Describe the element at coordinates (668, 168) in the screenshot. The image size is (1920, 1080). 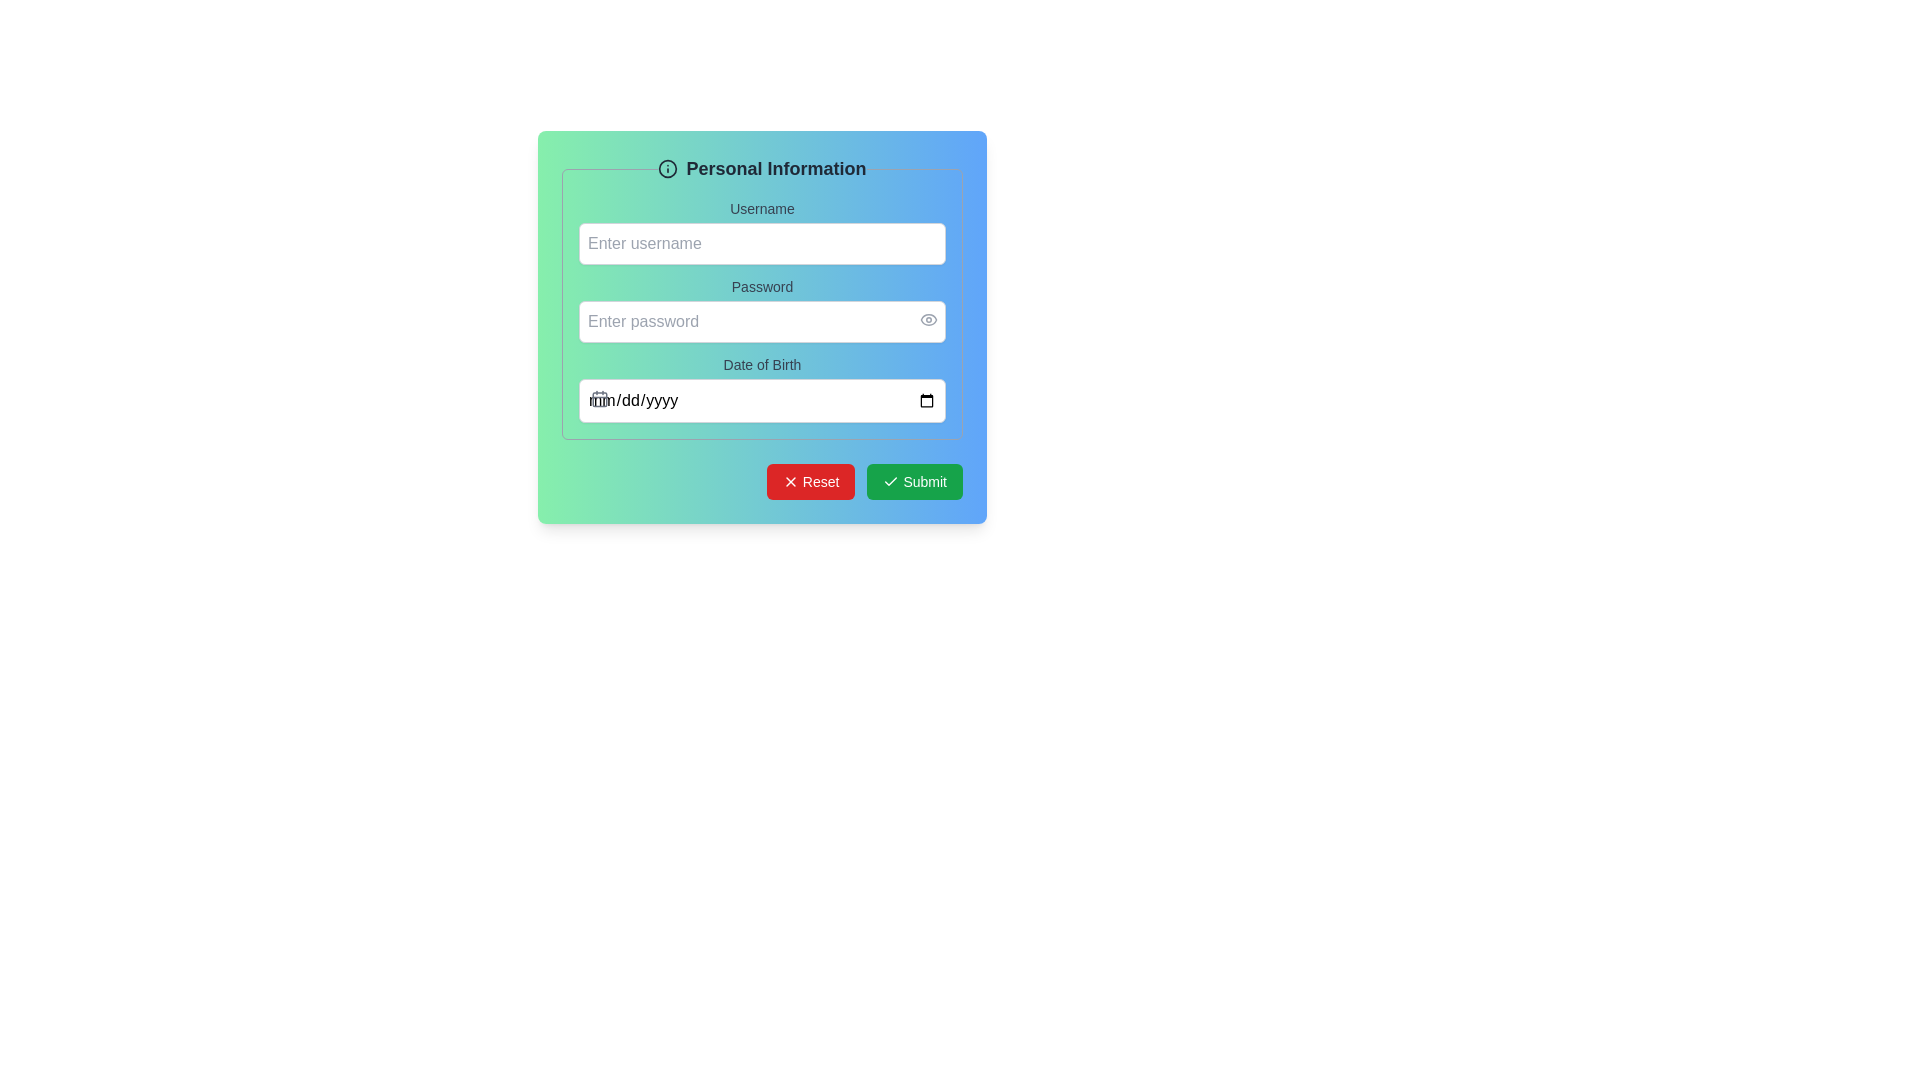
I see `the informational/help icon located at the top-left corner of the 'Personal Information' header` at that location.